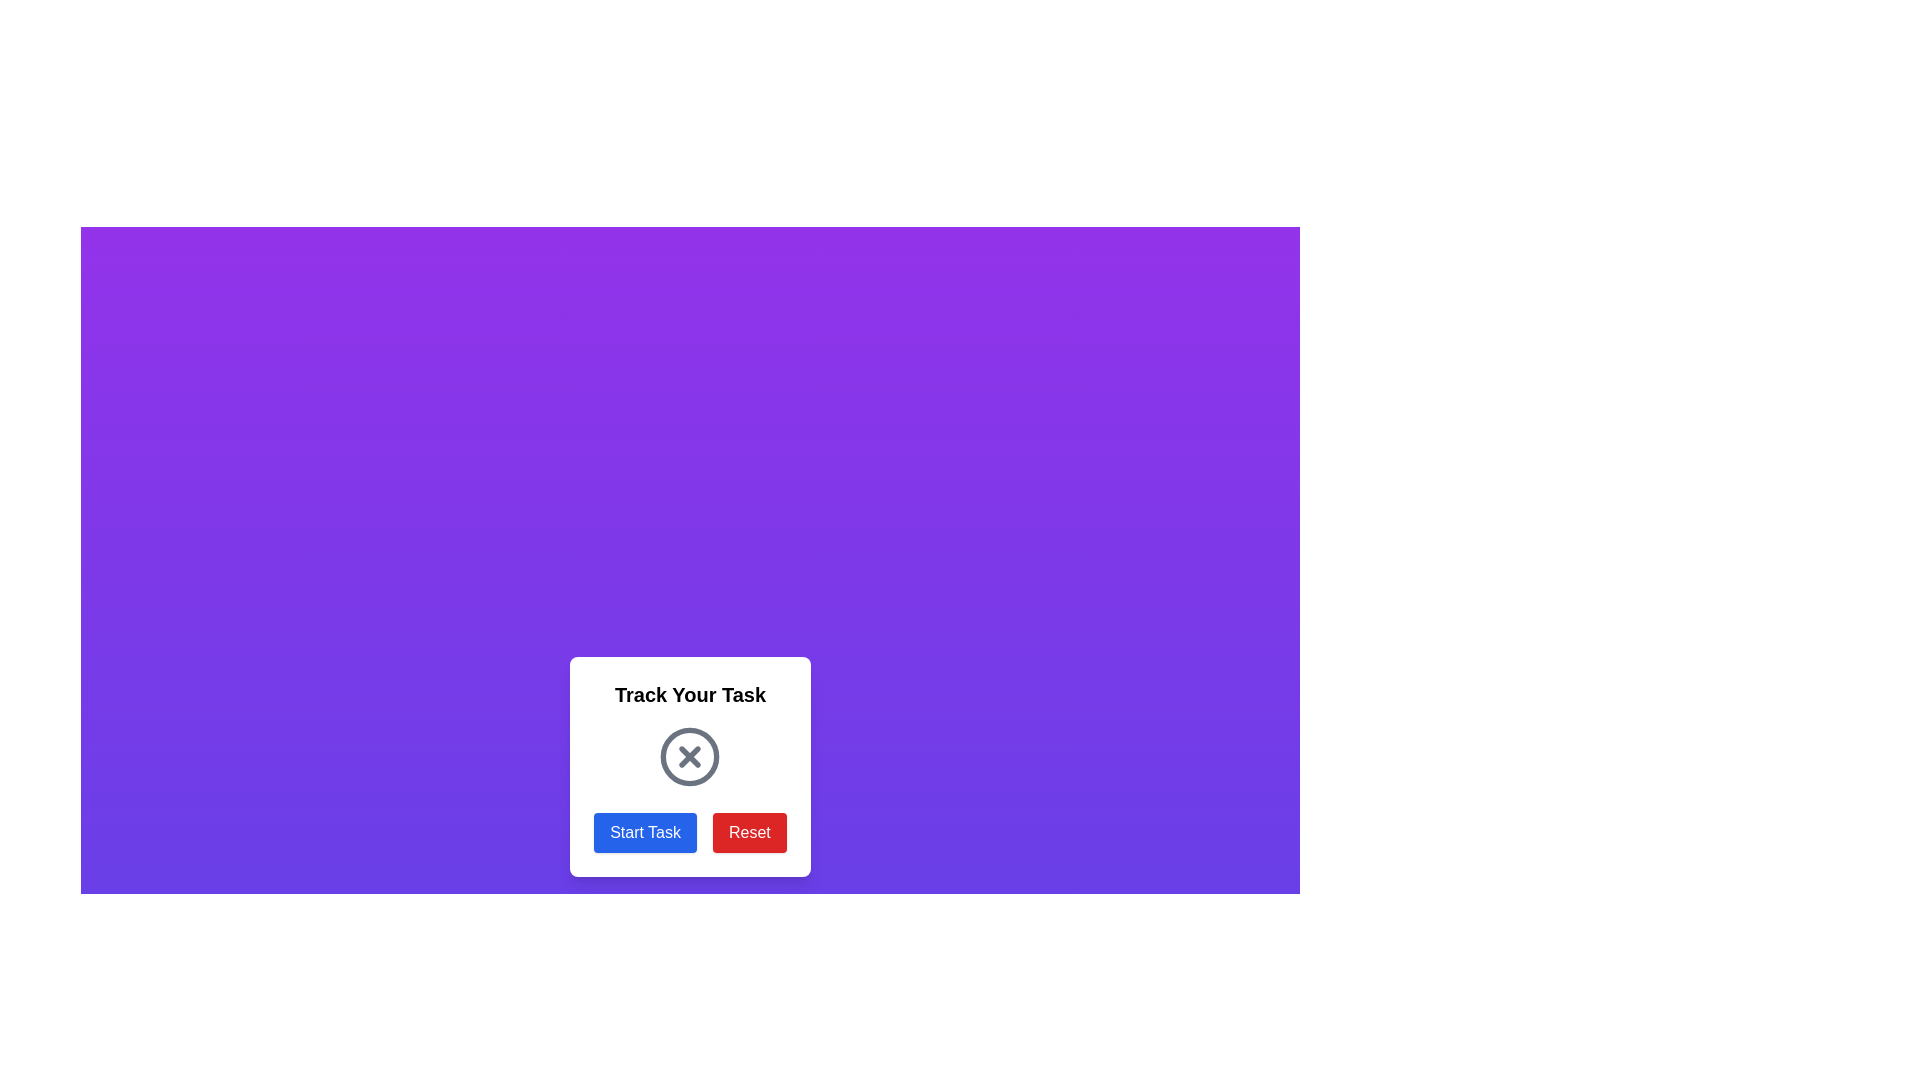 Image resolution: width=1920 pixels, height=1080 pixels. What do you see at coordinates (748, 833) in the screenshot?
I see `the rectangular red 'Reset' button with rounded corners and bold white text` at bounding box center [748, 833].